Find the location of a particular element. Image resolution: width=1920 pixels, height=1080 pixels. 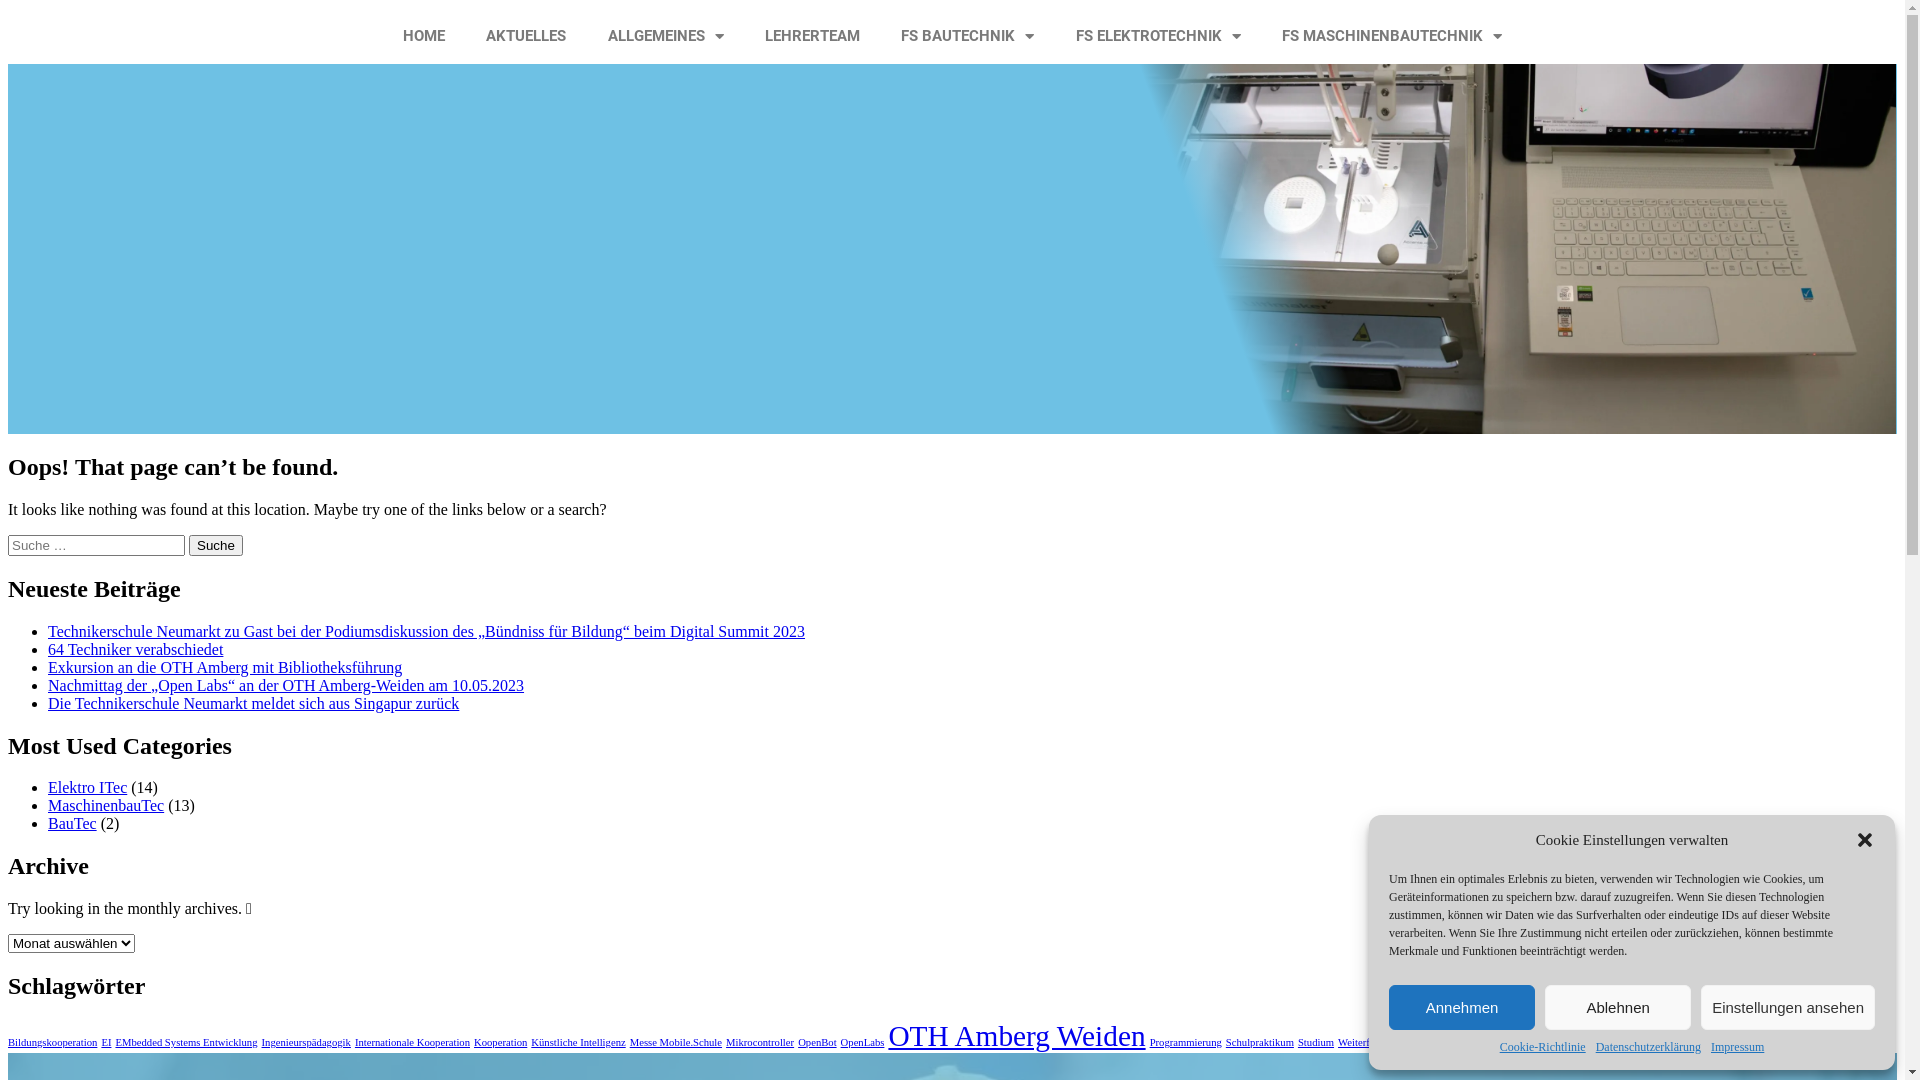

'Suche' is located at coordinates (216, 545).